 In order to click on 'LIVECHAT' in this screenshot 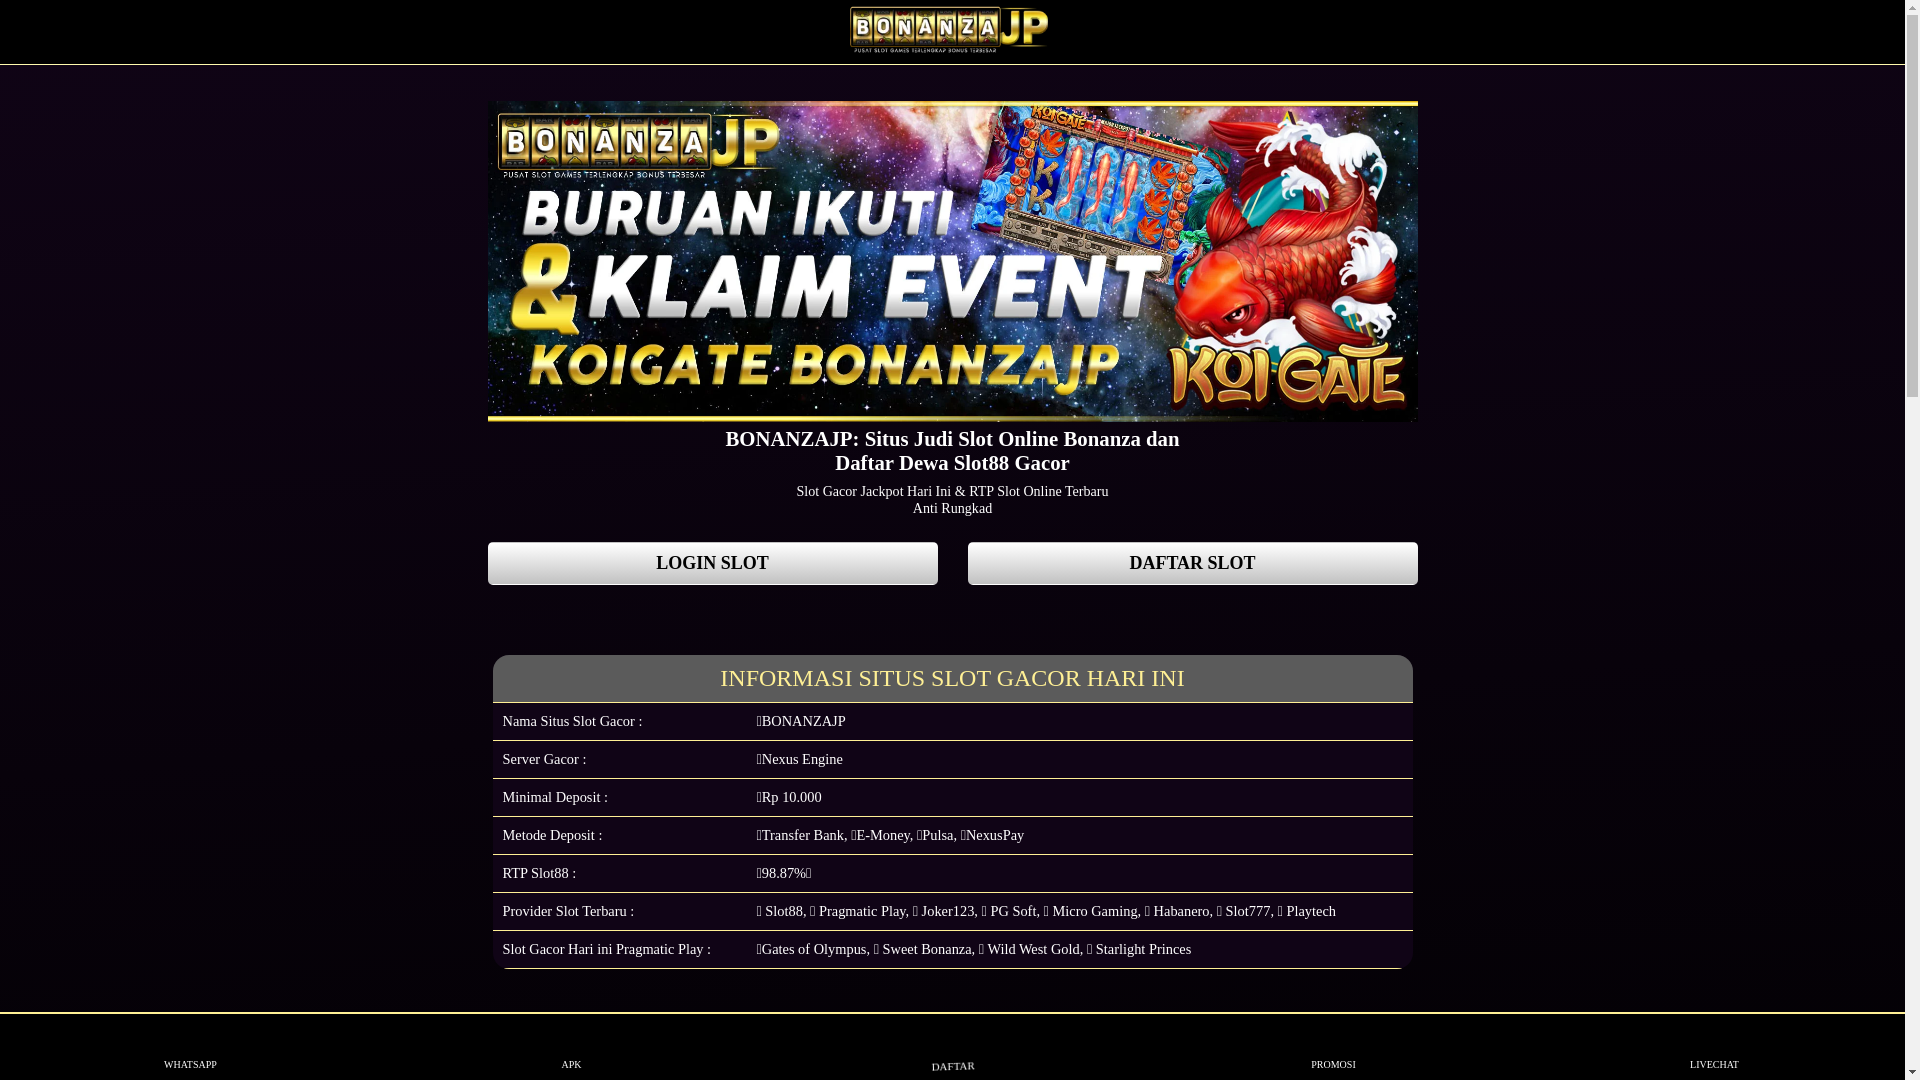, I will do `click(1713, 1045)`.